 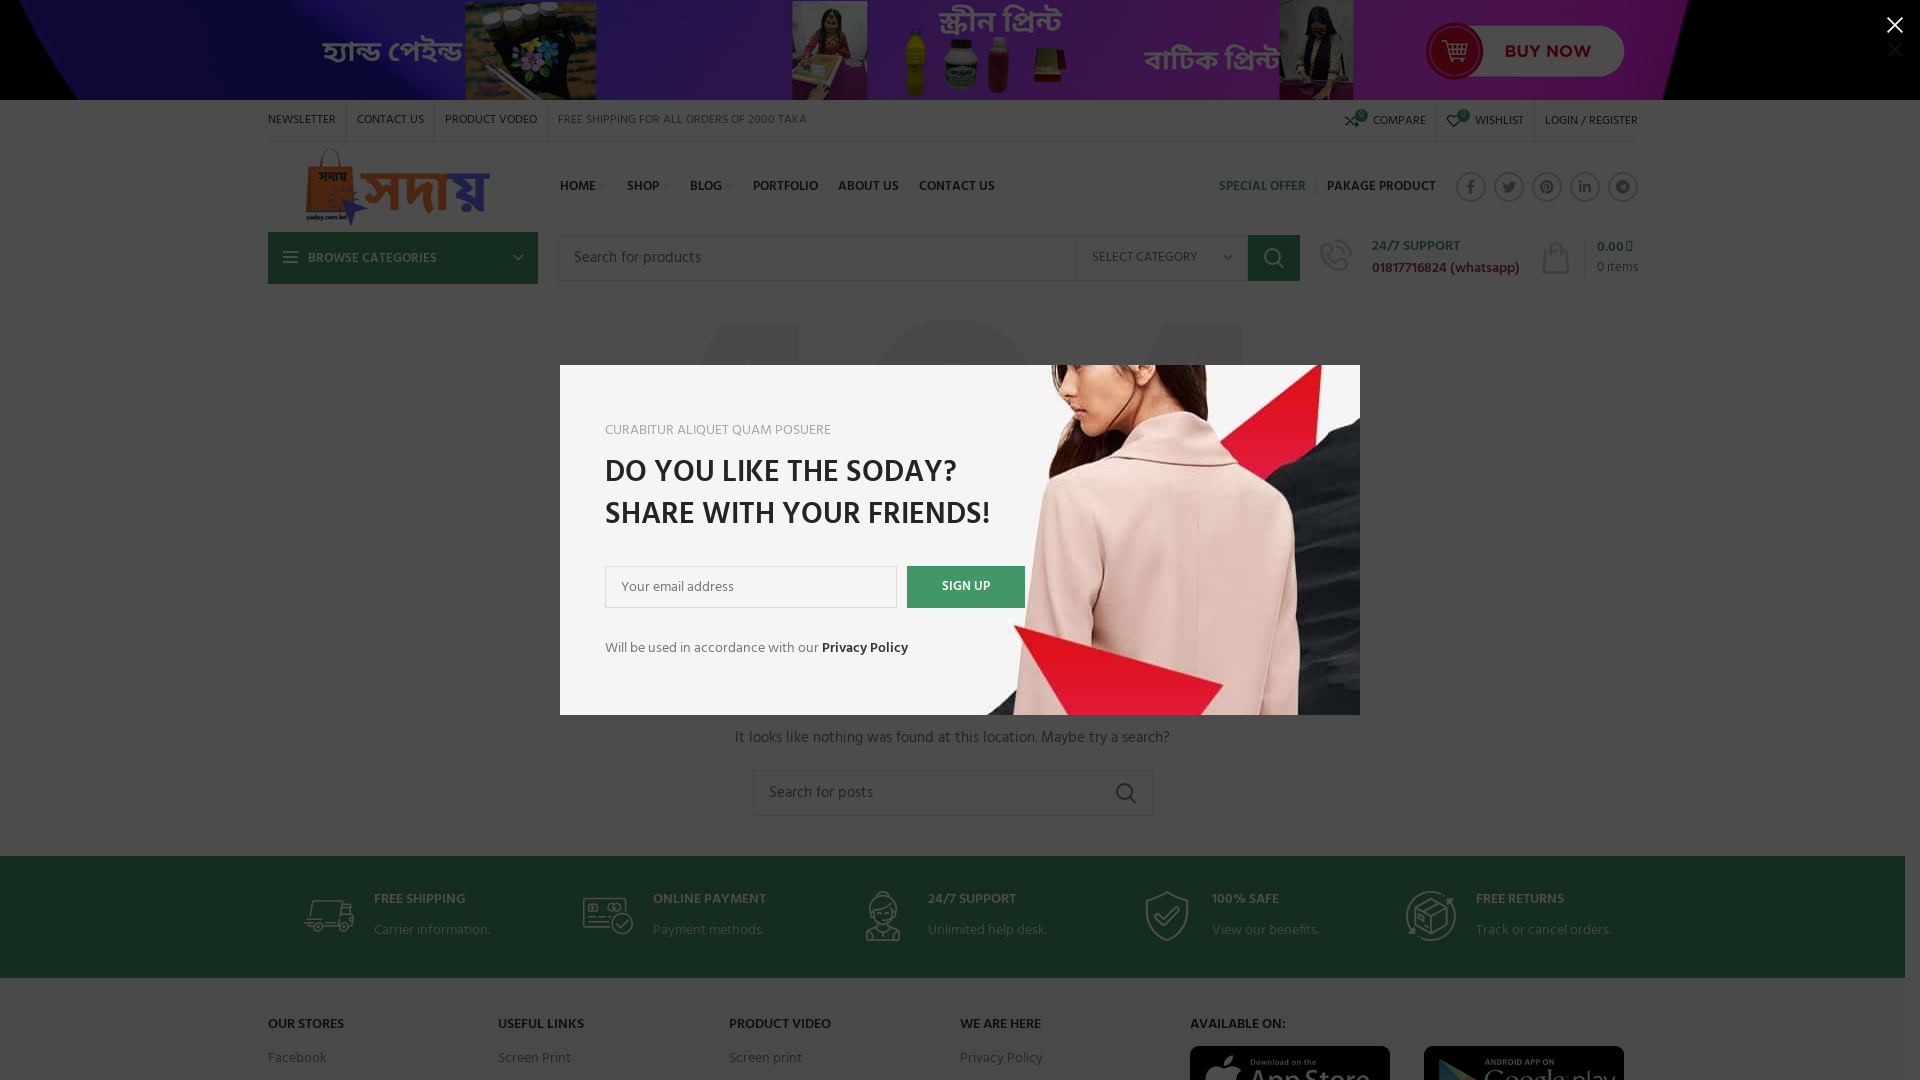 I want to click on 'SEARCH', so click(x=1272, y=257).